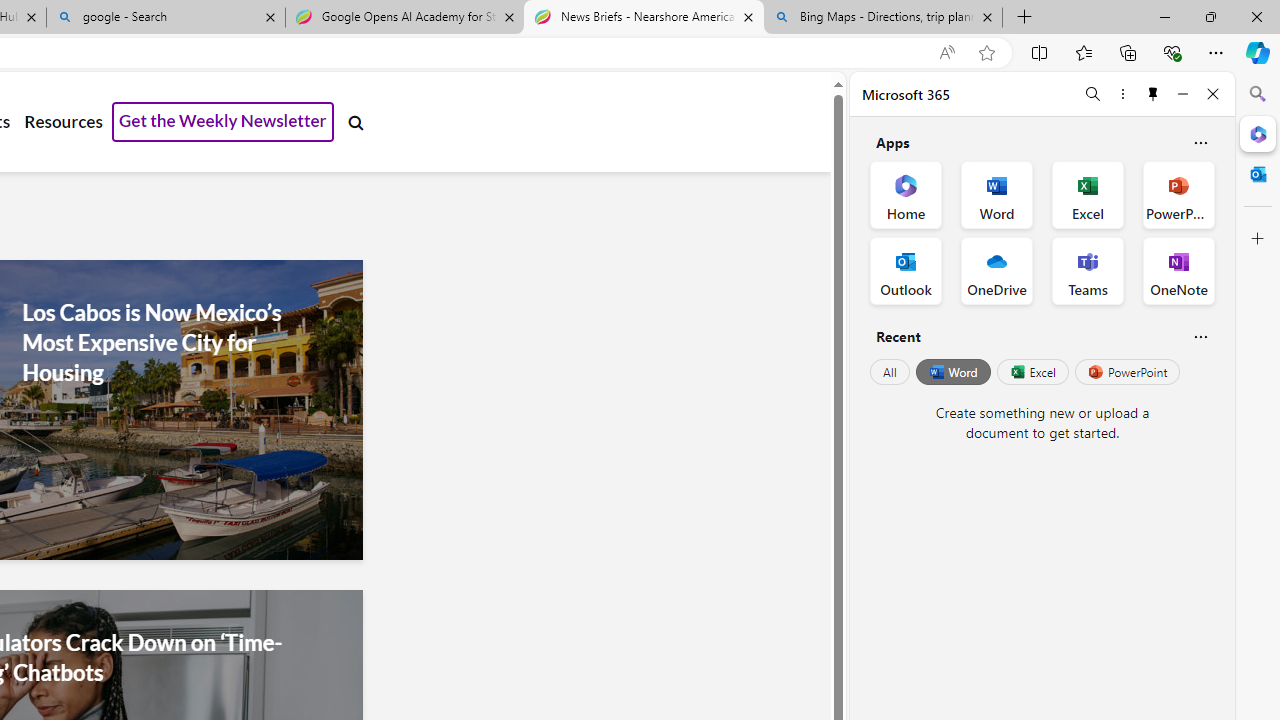  I want to click on 'News Briefs - Nearshore Americas', so click(643, 17).